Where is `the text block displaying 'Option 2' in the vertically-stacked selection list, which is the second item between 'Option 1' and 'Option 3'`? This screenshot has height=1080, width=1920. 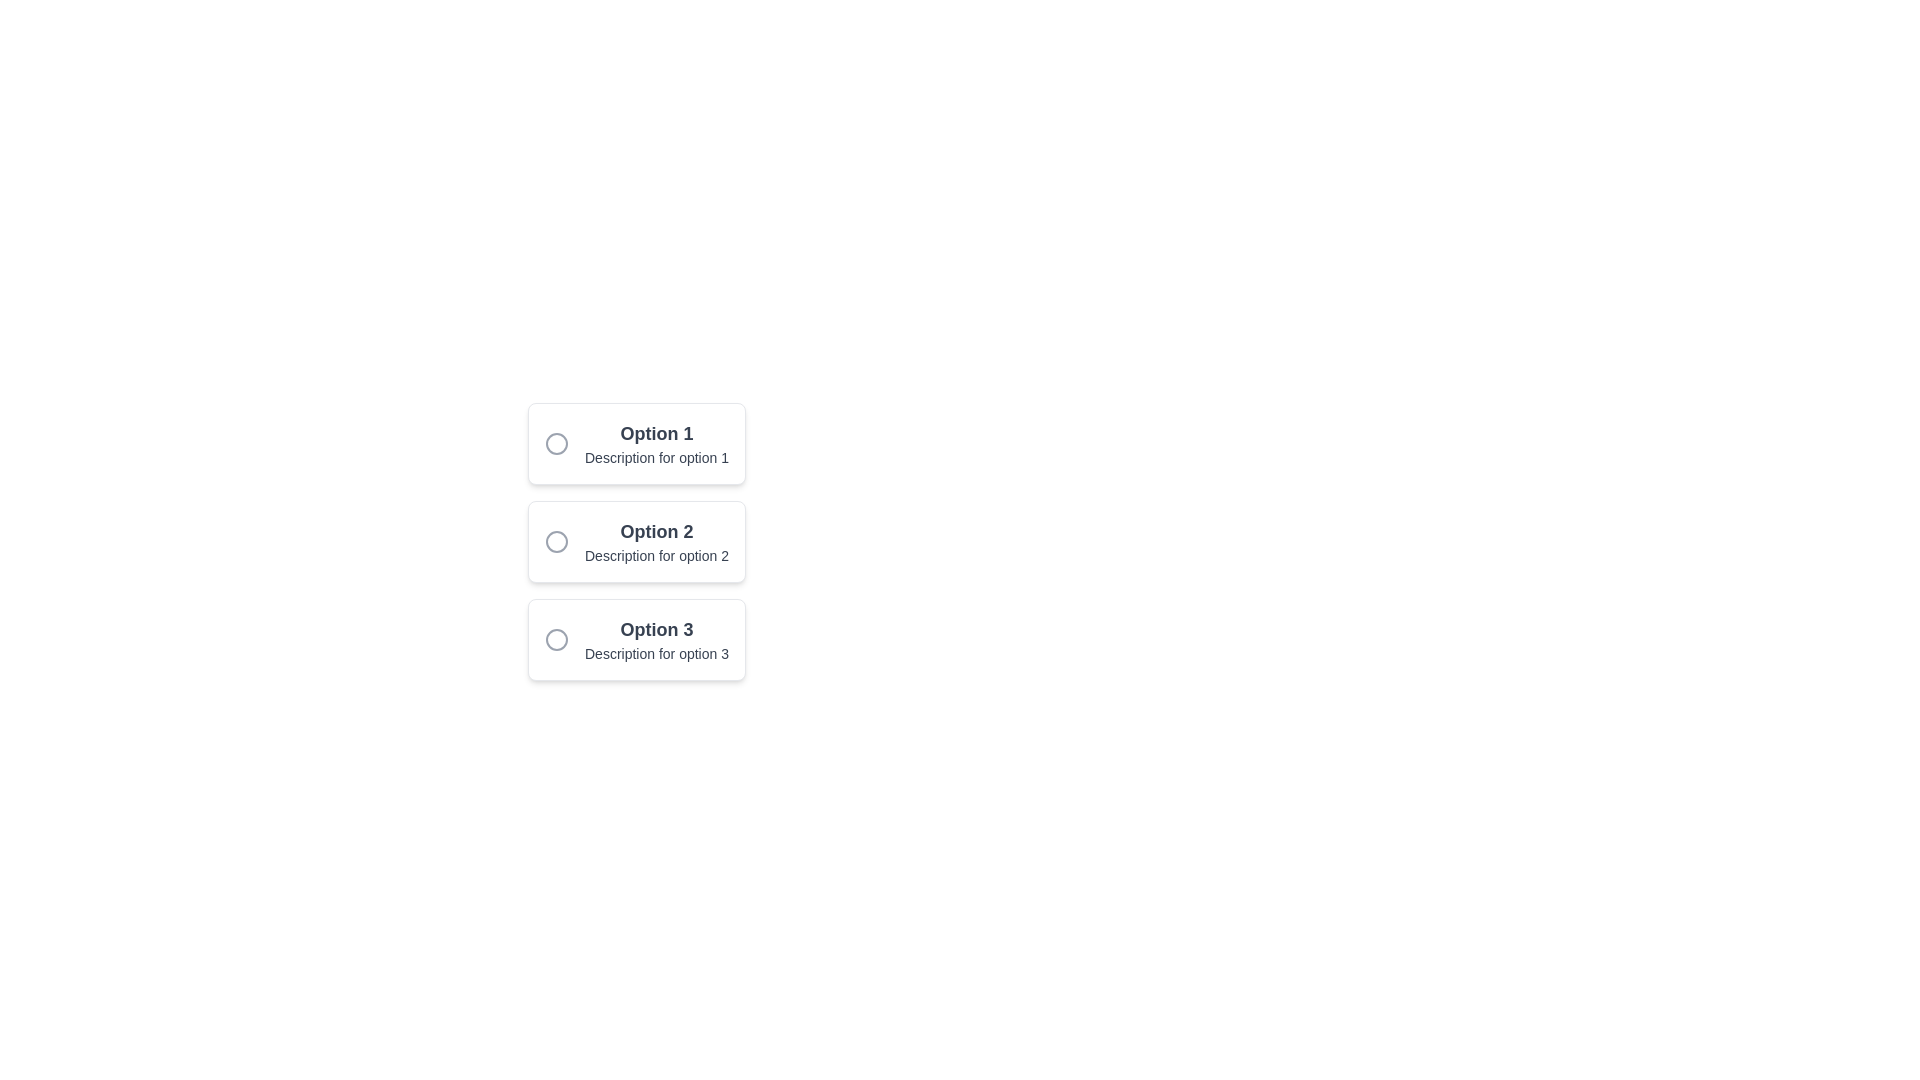 the text block displaying 'Option 2' in the vertically-stacked selection list, which is the second item between 'Option 1' and 'Option 3' is located at coordinates (657, 542).